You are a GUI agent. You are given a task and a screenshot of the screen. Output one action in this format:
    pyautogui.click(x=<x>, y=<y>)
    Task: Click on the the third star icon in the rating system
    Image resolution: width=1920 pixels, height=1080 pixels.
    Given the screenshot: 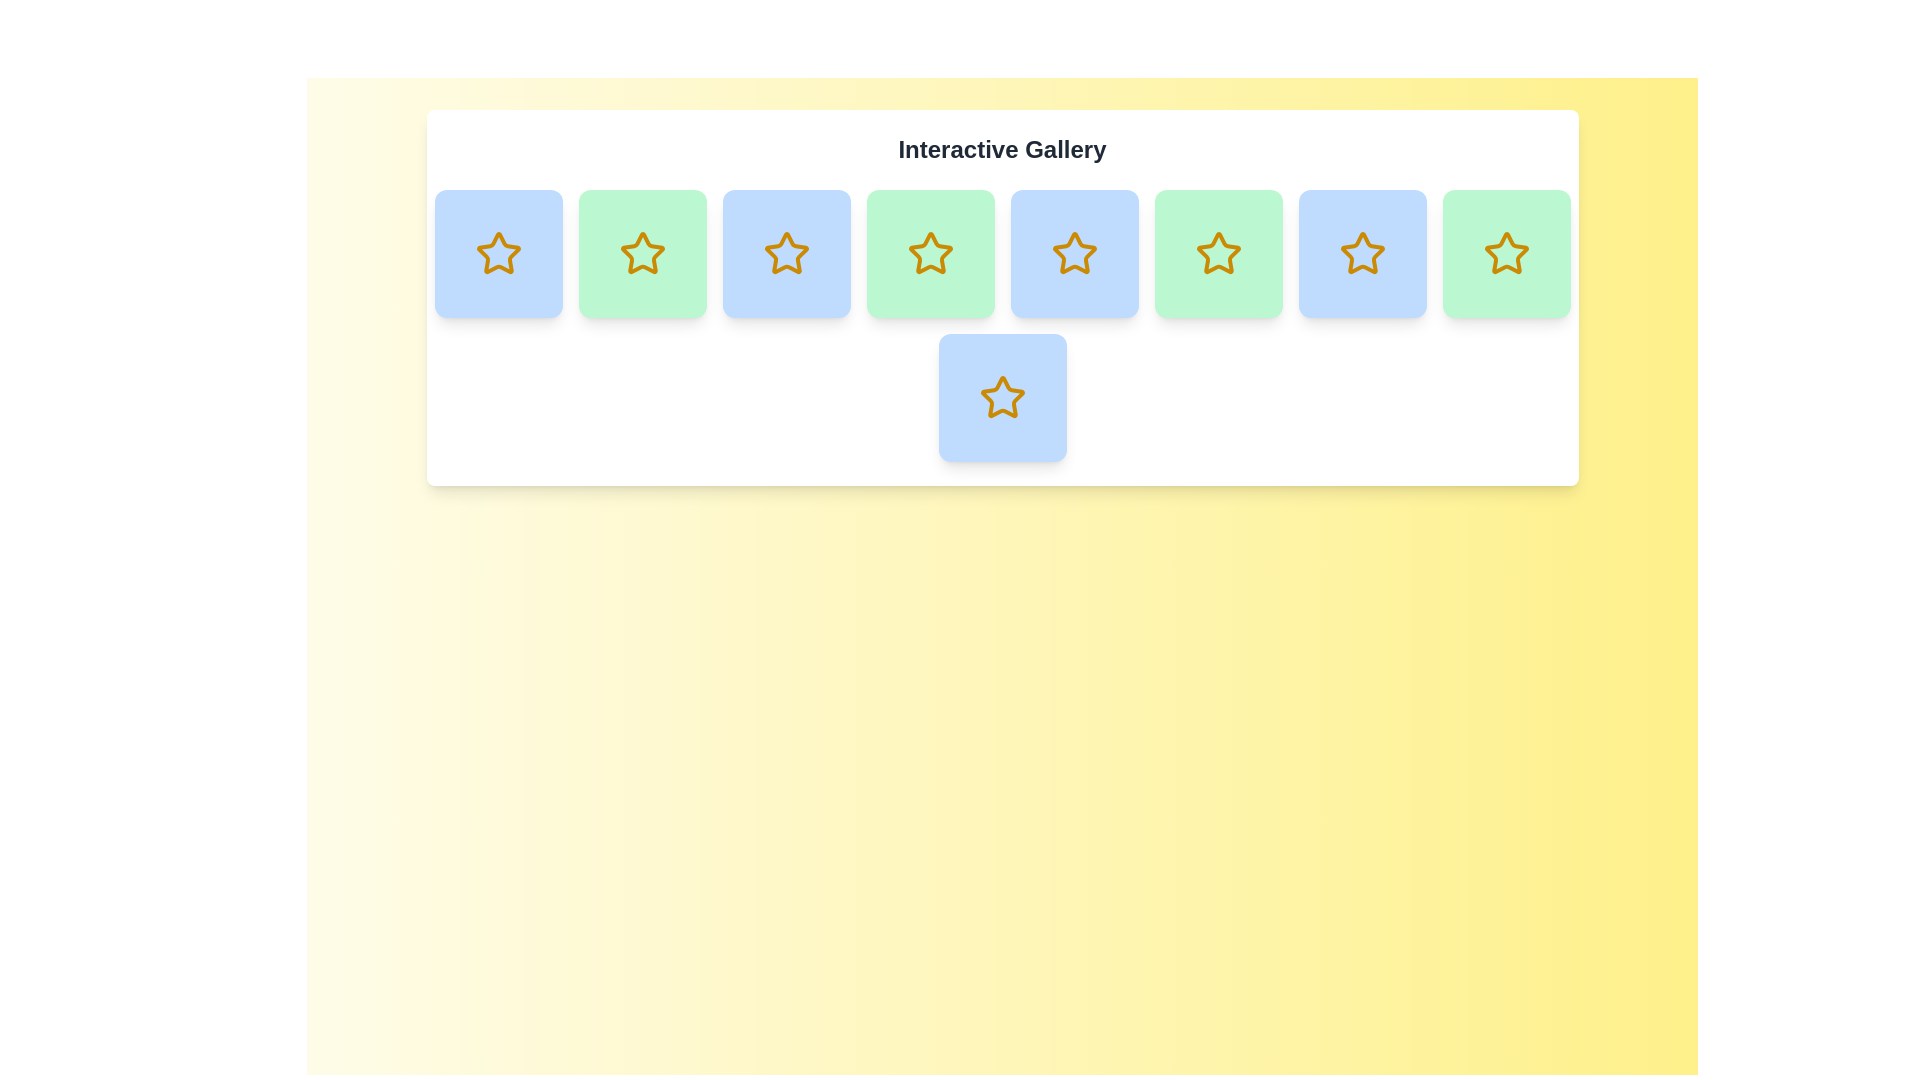 What is the action you would take?
    pyautogui.click(x=929, y=252)
    